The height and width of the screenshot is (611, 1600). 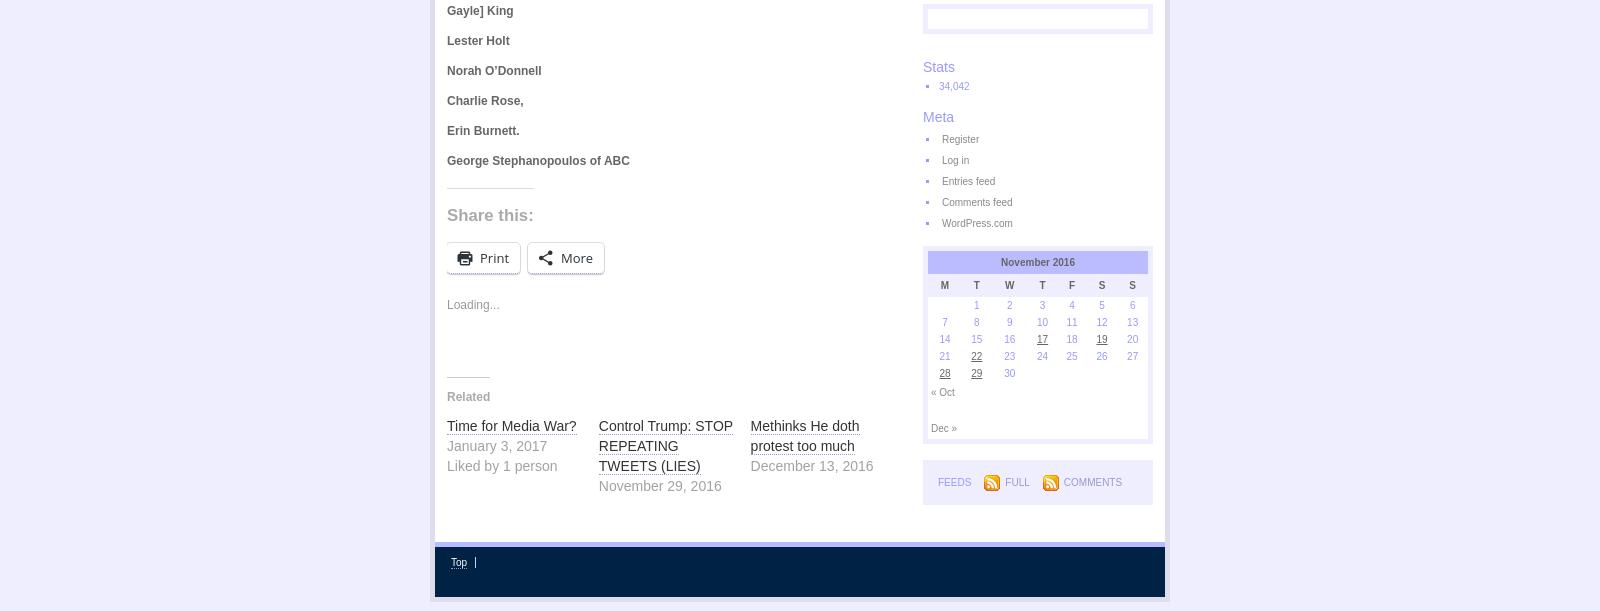 I want to click on 'Print', so click(x=479, y=256).